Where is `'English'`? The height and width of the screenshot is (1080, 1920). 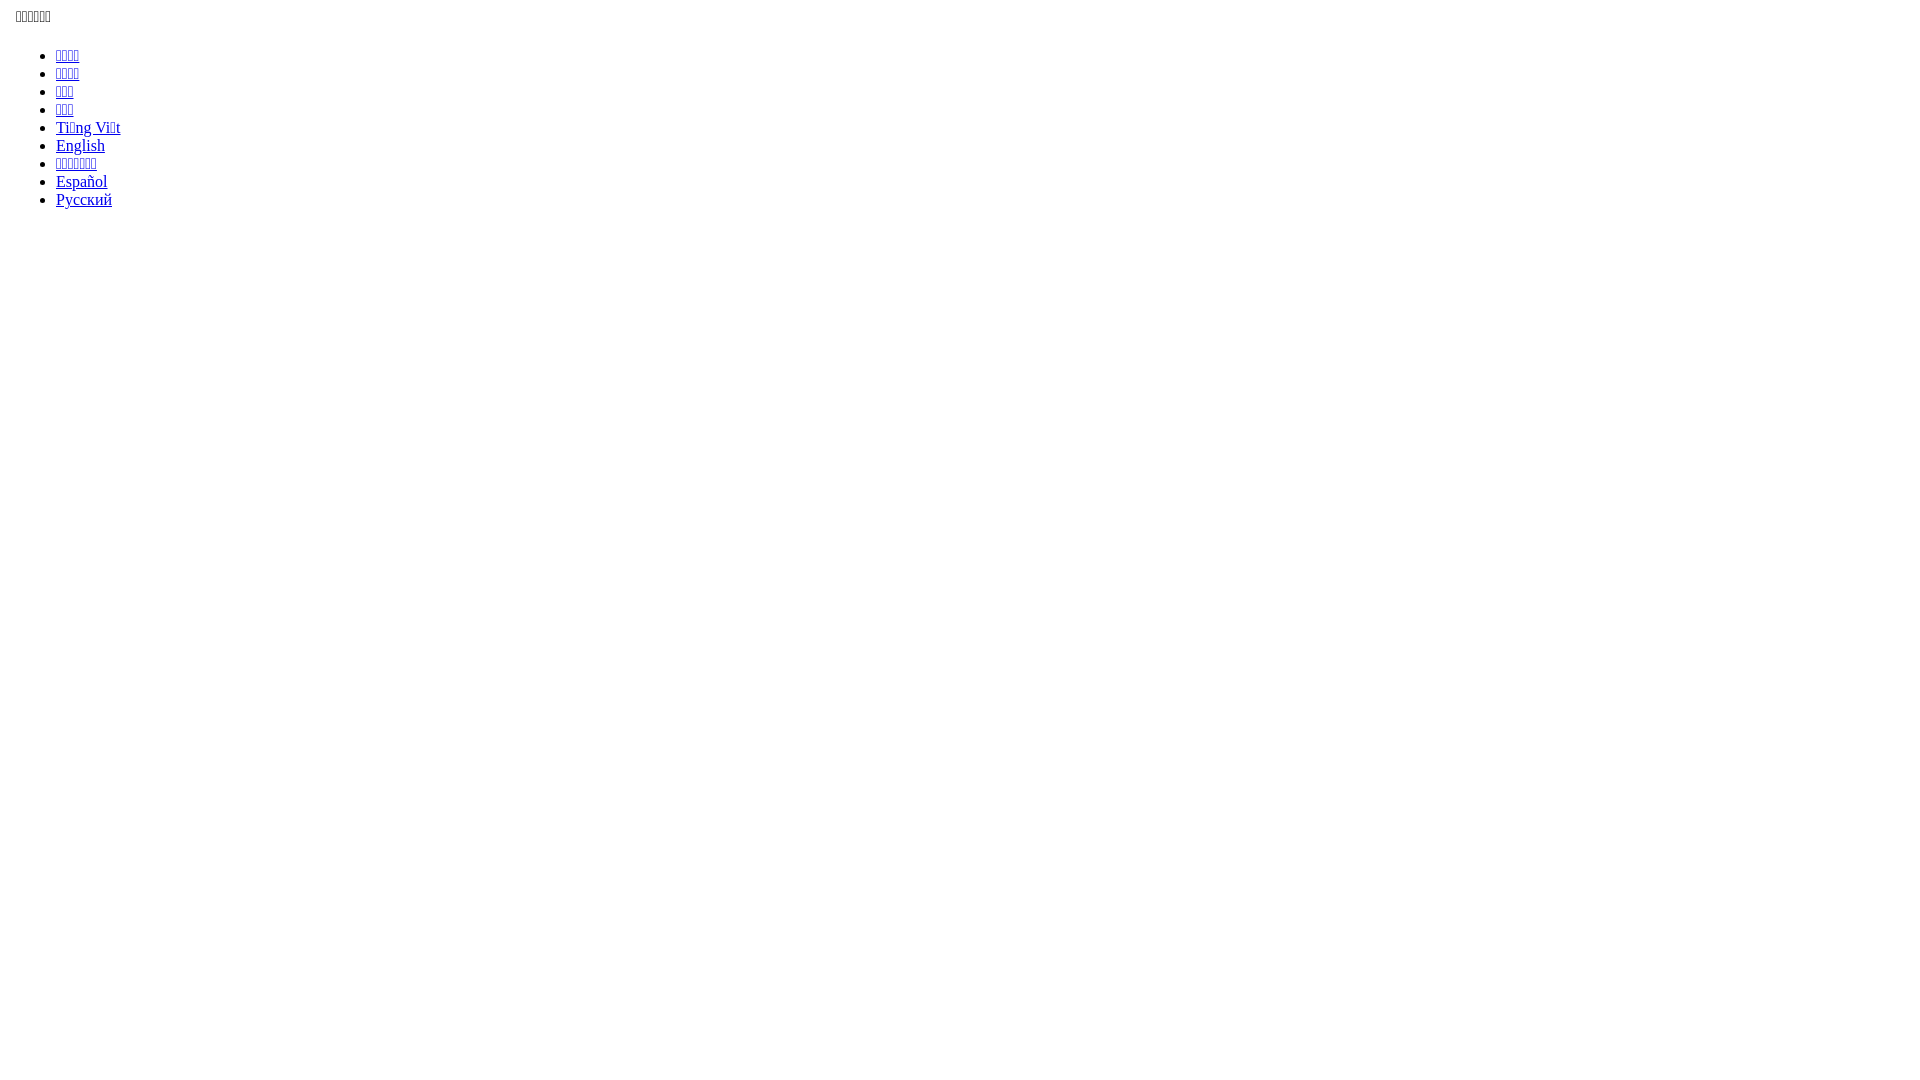 'English' is located at coordinates (80, 144).